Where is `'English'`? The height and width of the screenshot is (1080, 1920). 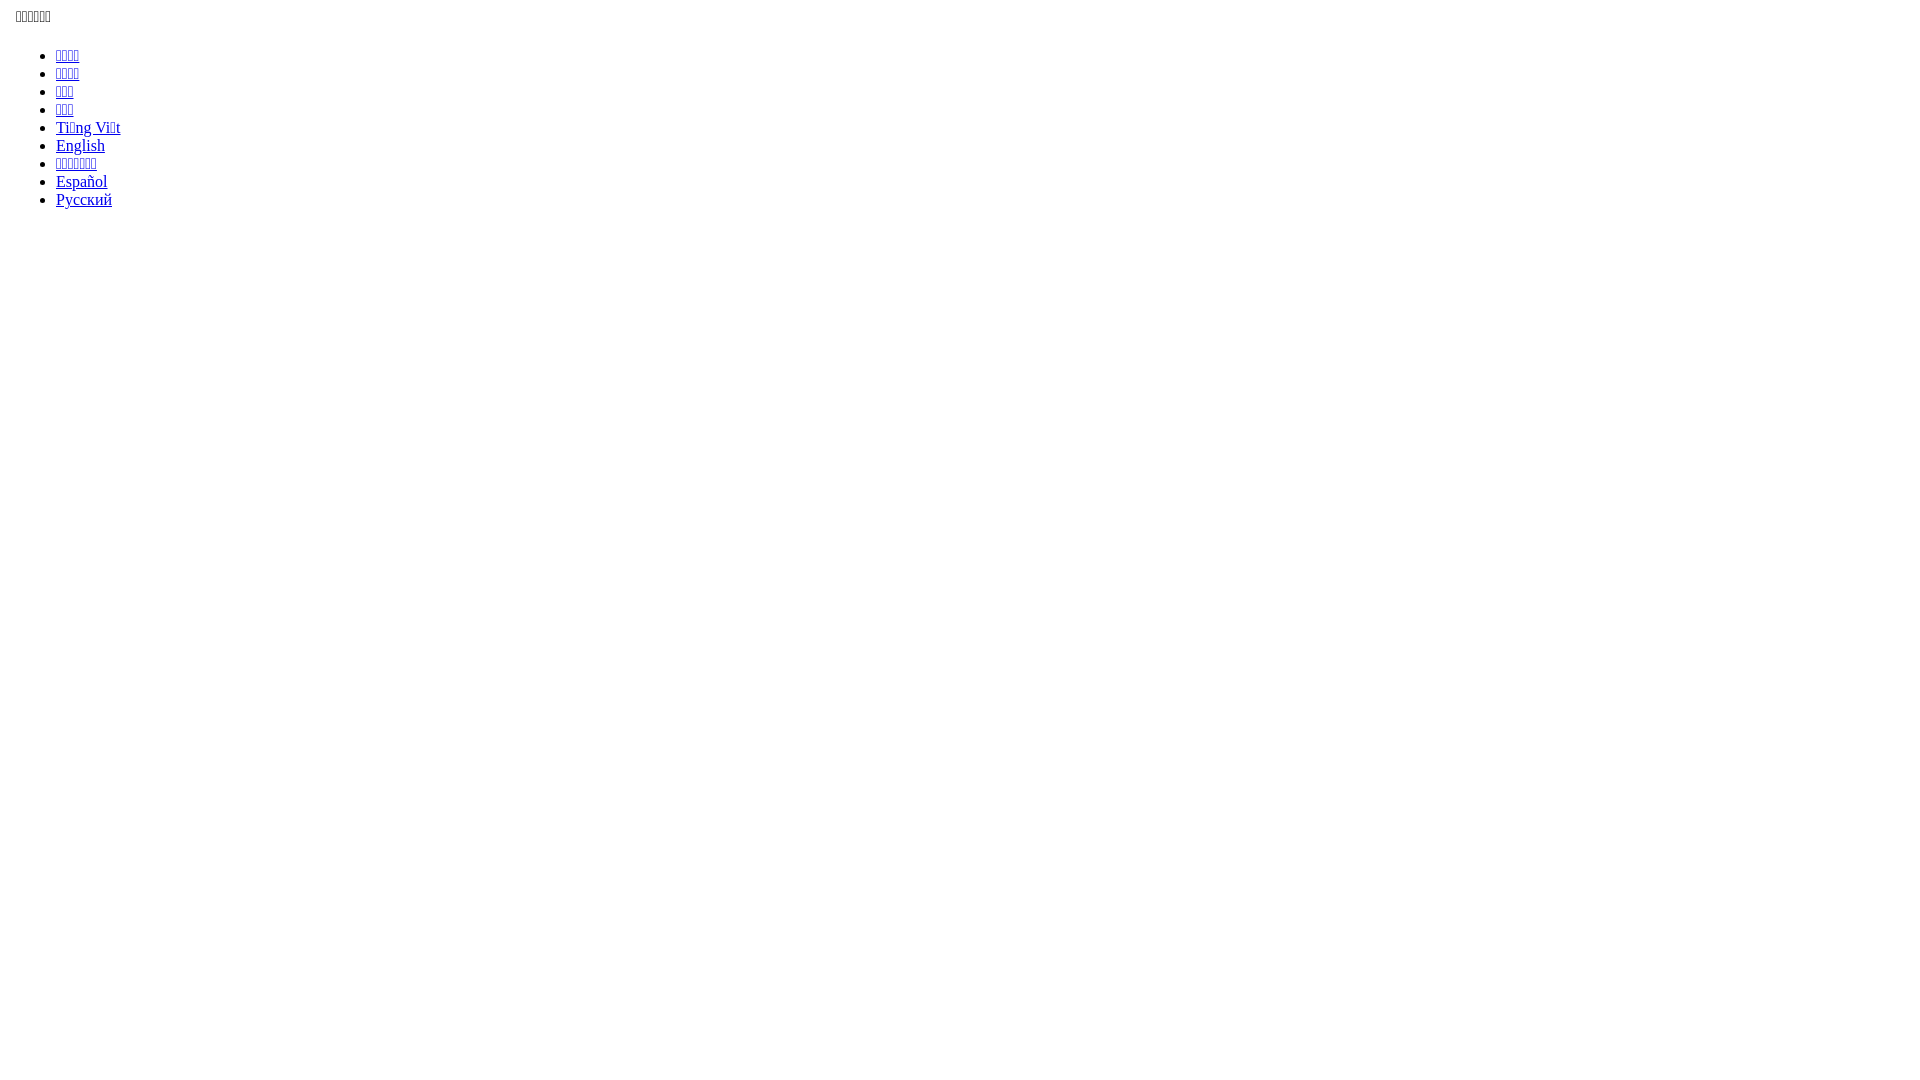 'English' is located at coordinates (80, 144).